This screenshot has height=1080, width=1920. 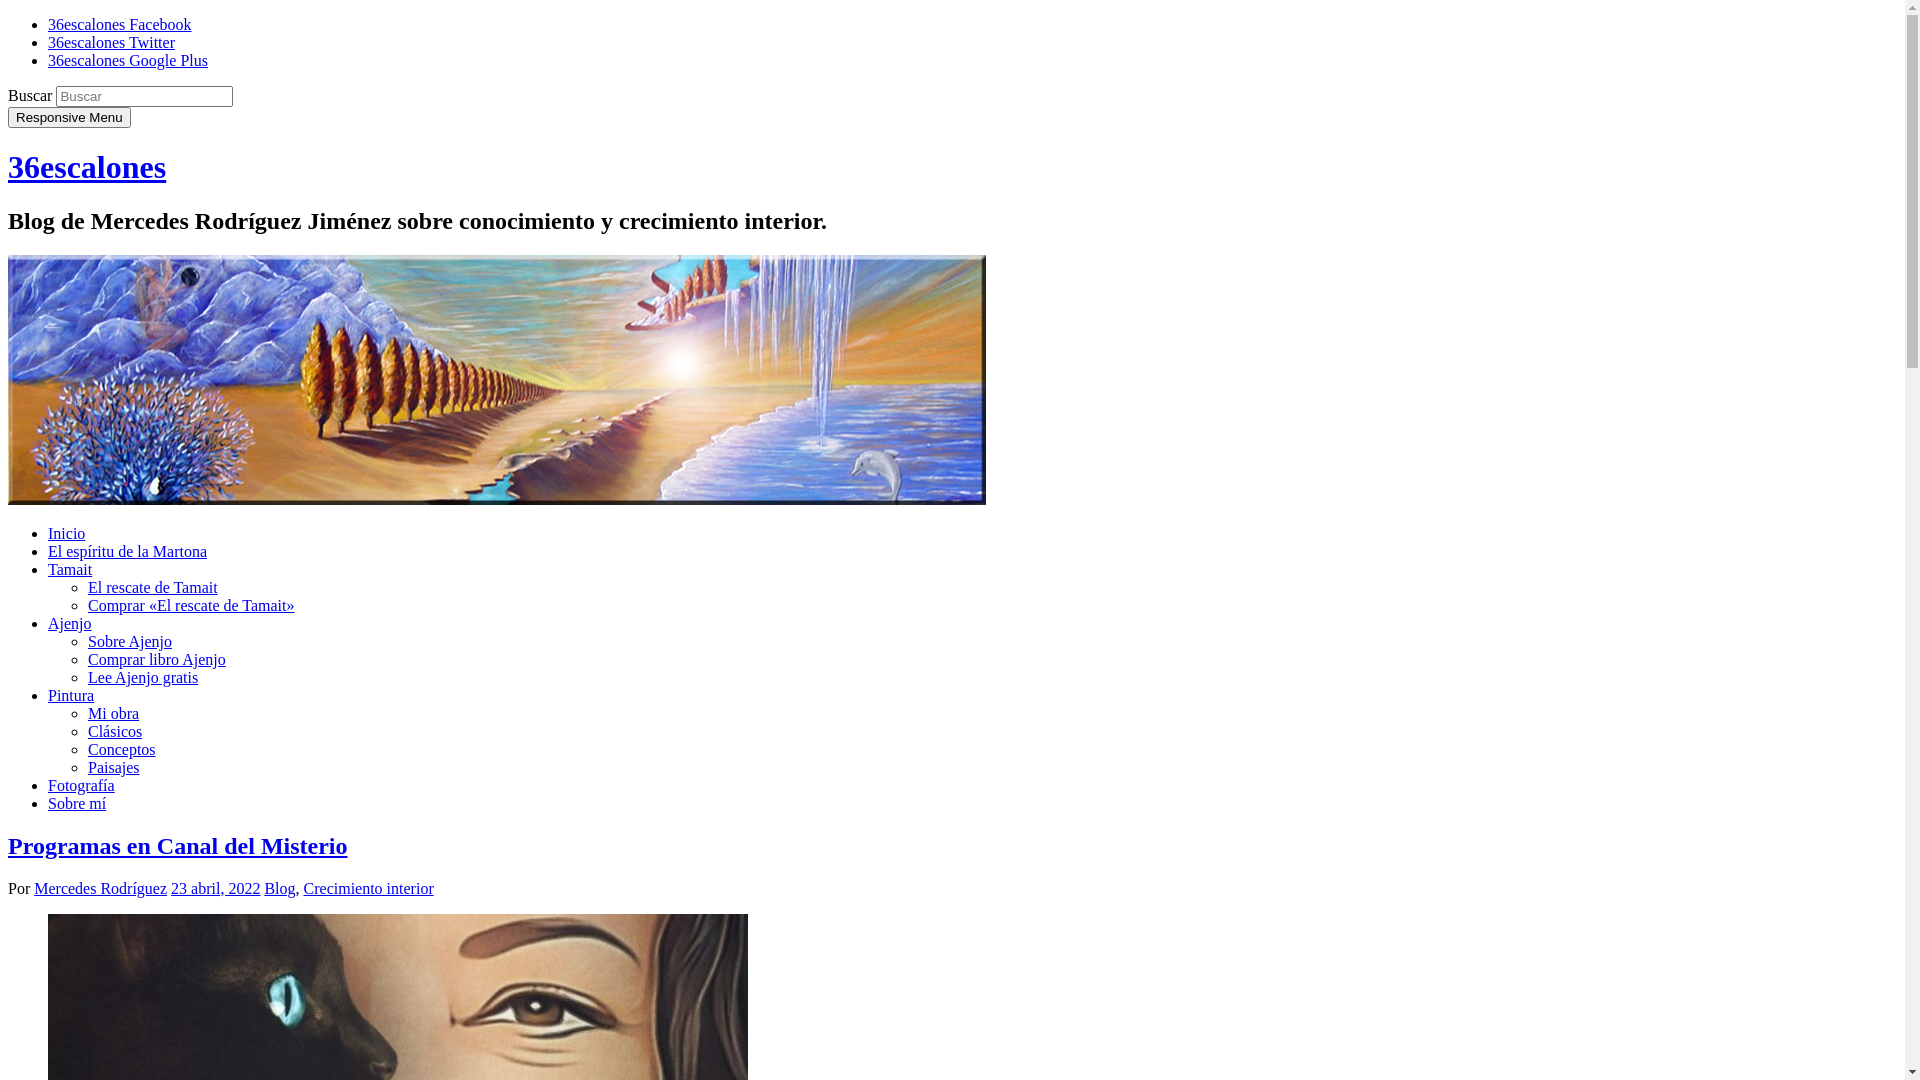 I want to click on 'Blog', so click(x=263, y=887).